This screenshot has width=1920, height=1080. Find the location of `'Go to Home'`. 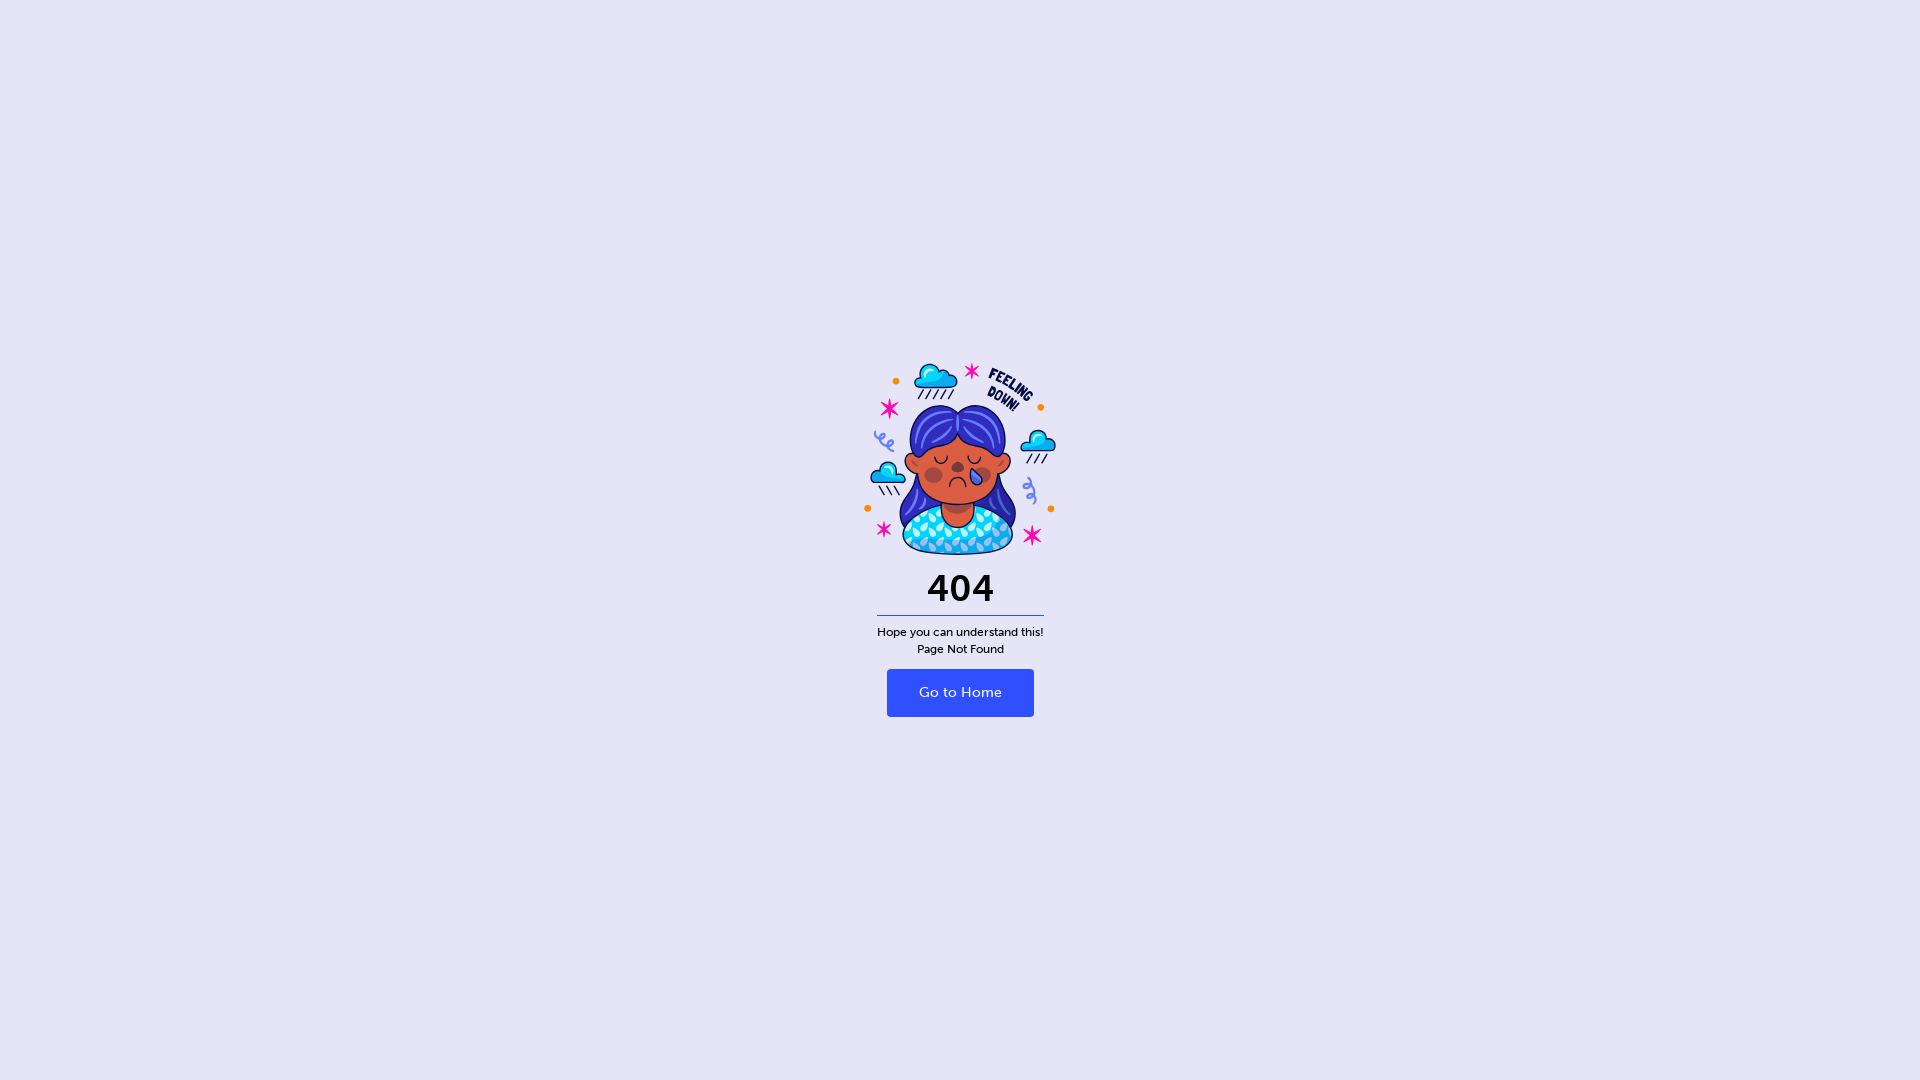

'Go to Home' is located at coordinates (958, 692).